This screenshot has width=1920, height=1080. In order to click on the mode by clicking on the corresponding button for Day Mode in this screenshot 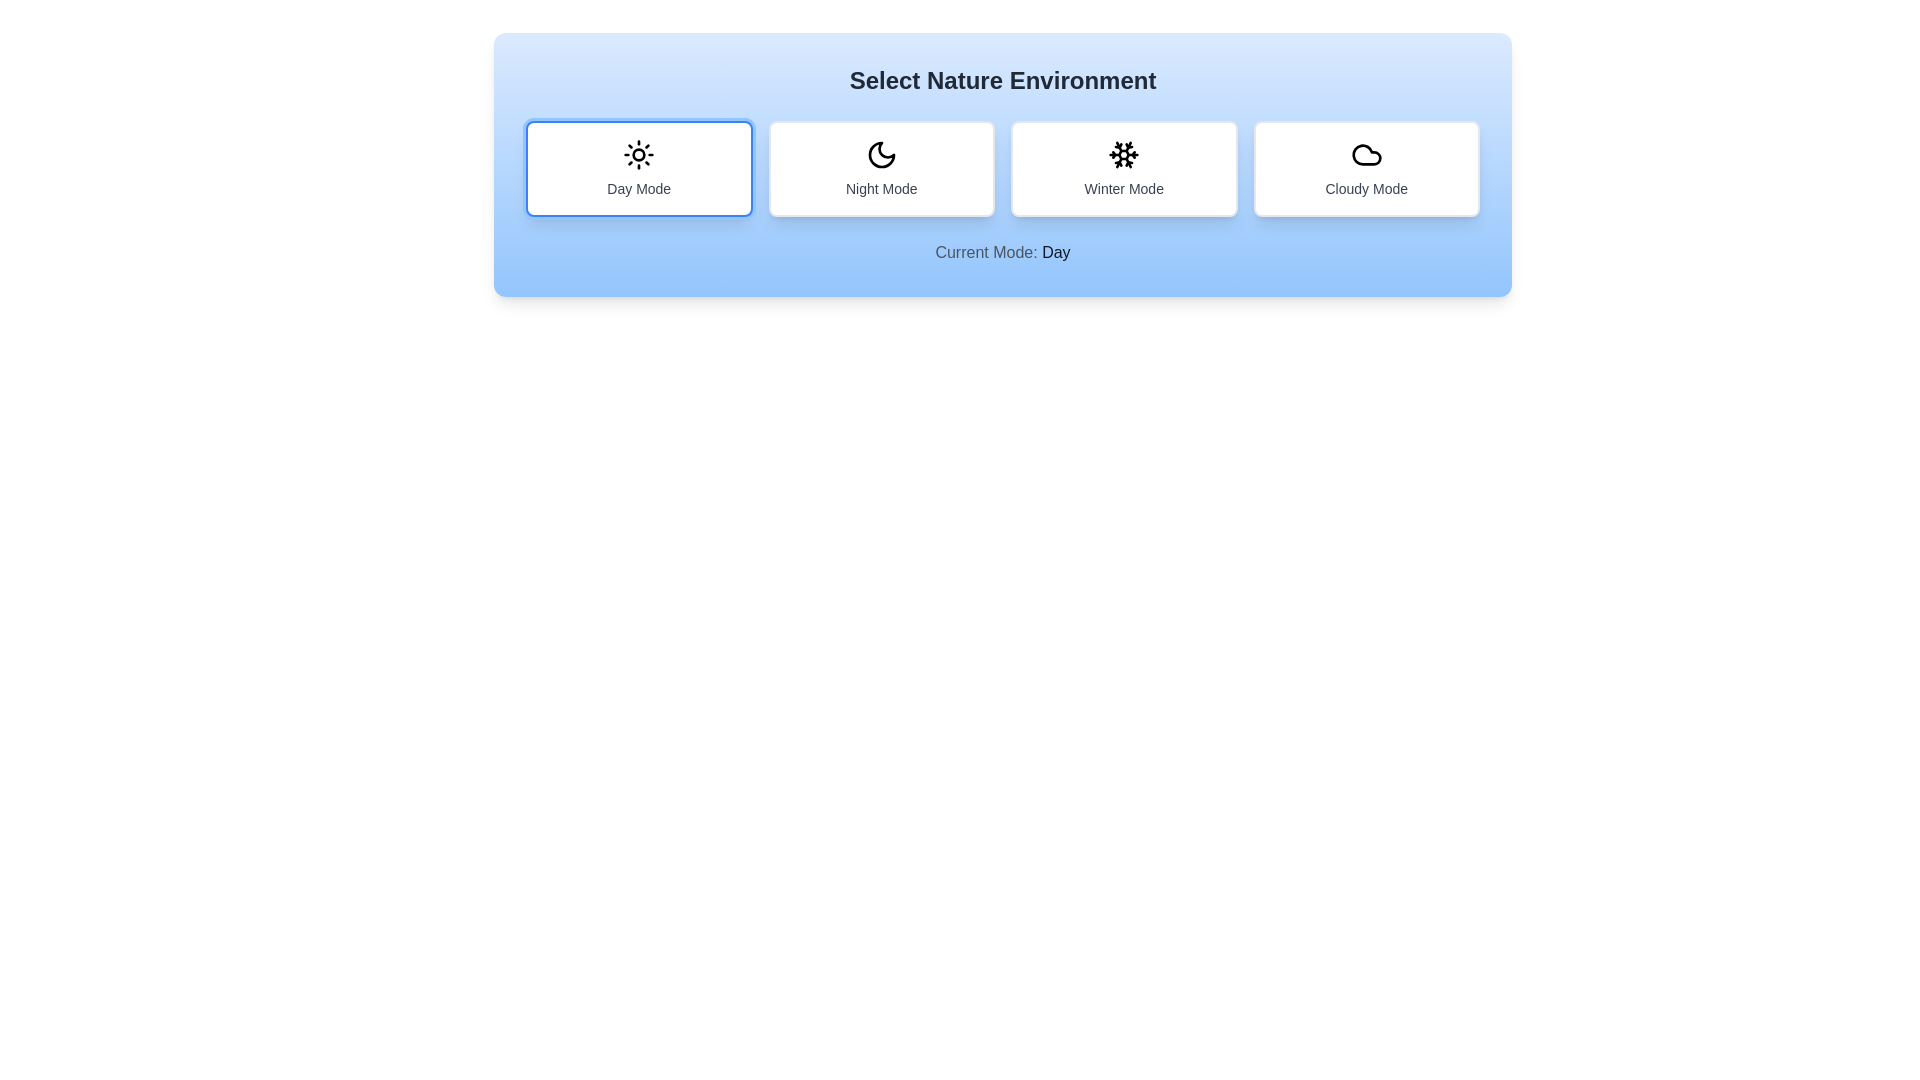, I will do `click(638, 168)`.